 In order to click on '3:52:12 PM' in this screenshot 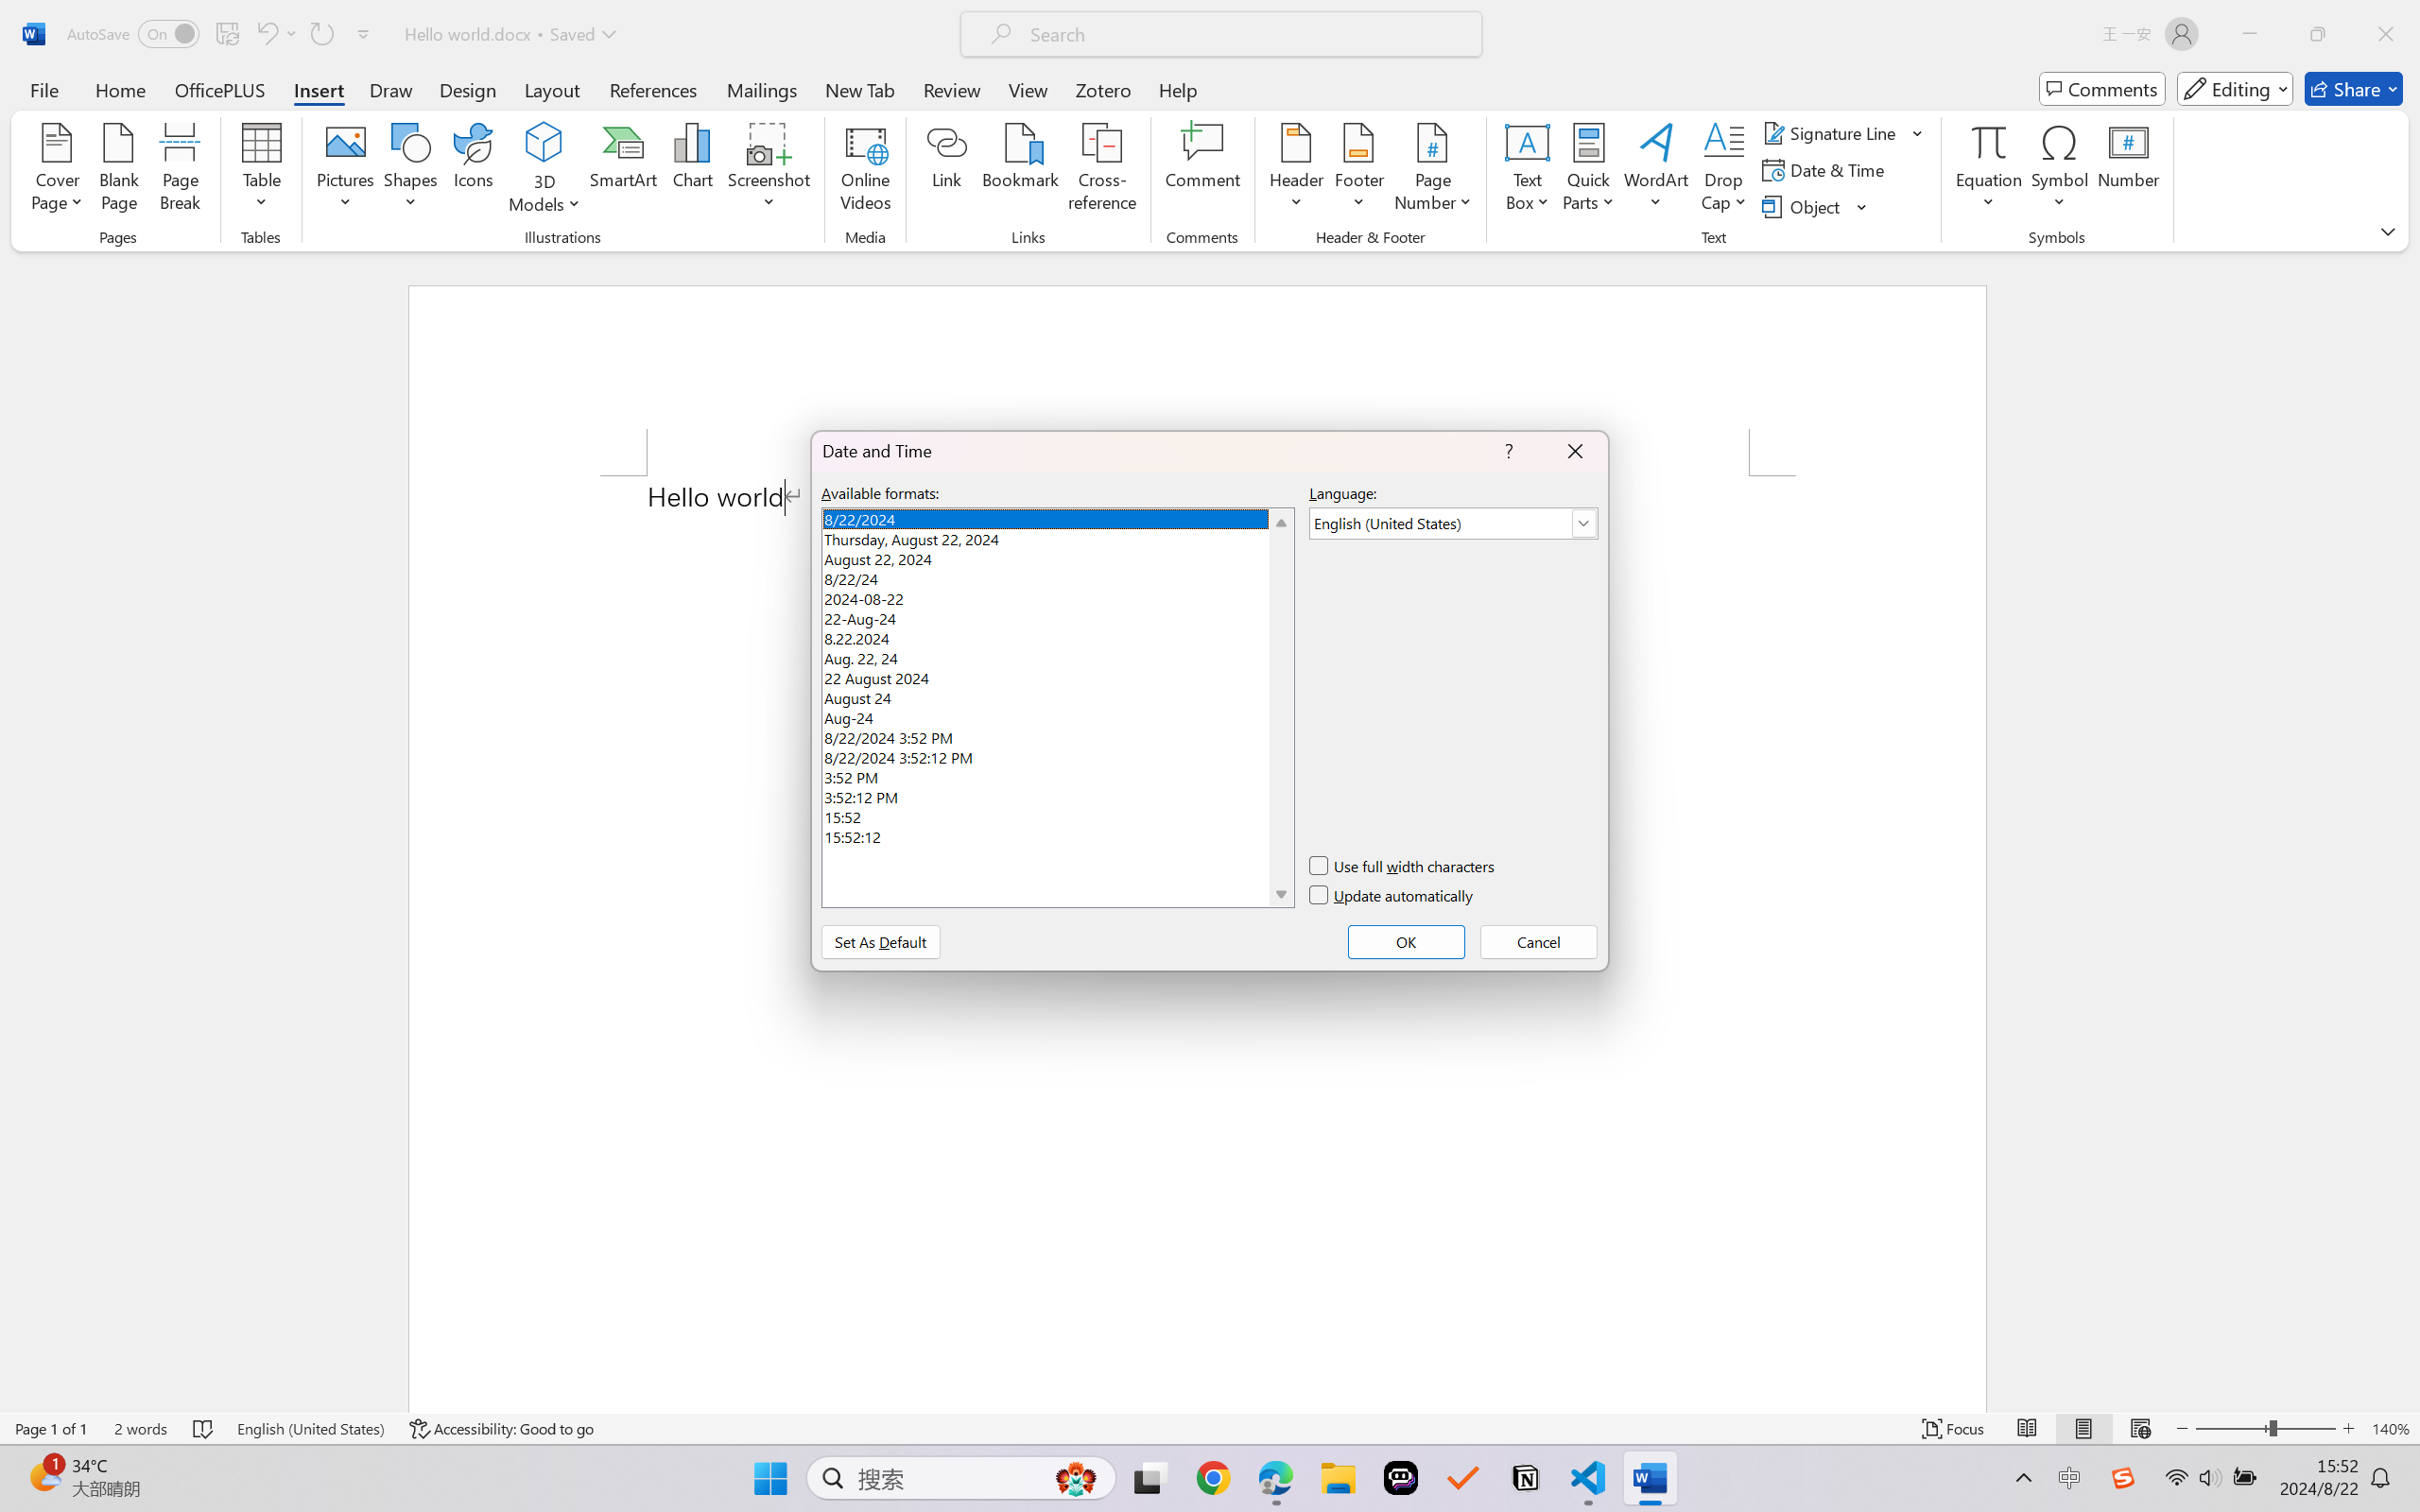, I will do `click(1056, 793)`.